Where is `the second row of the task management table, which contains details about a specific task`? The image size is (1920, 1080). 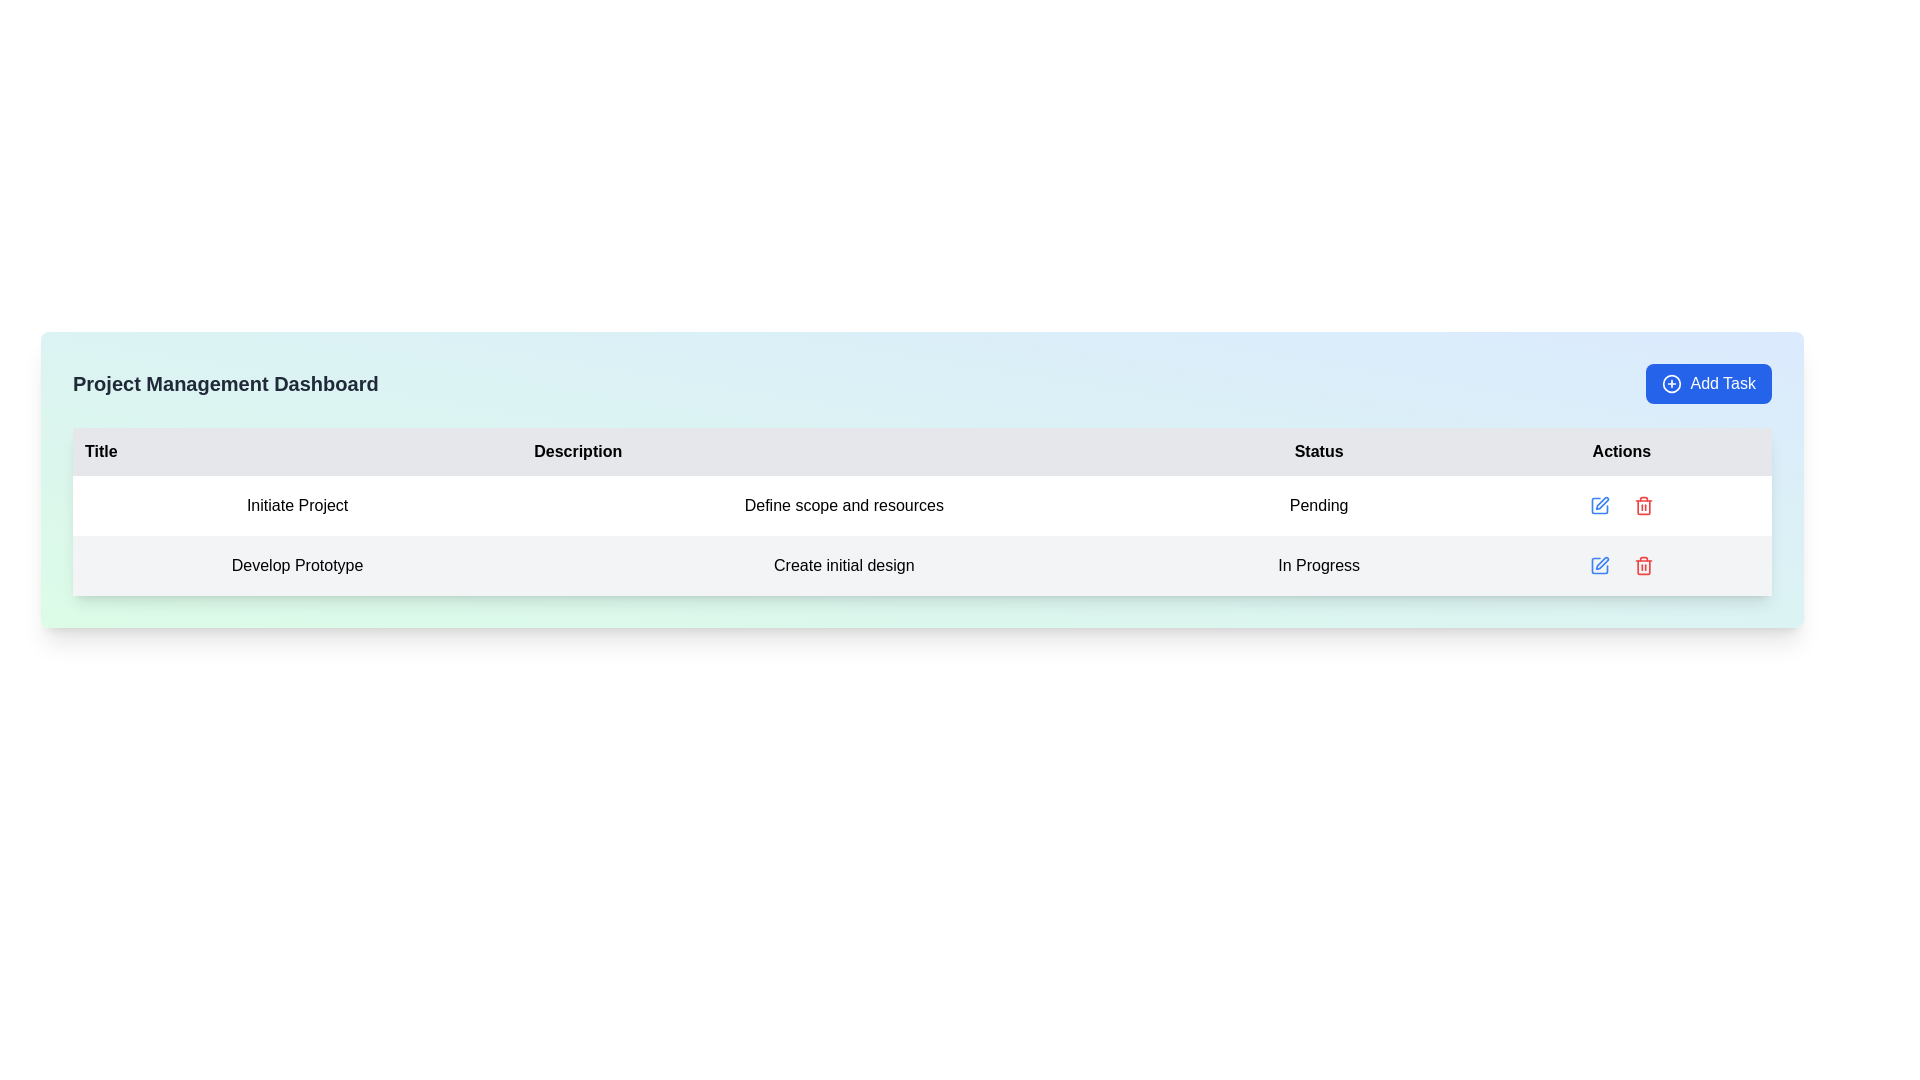 the second row of the task management table, which contains details about a specific task is located at coordinates (921, 566).